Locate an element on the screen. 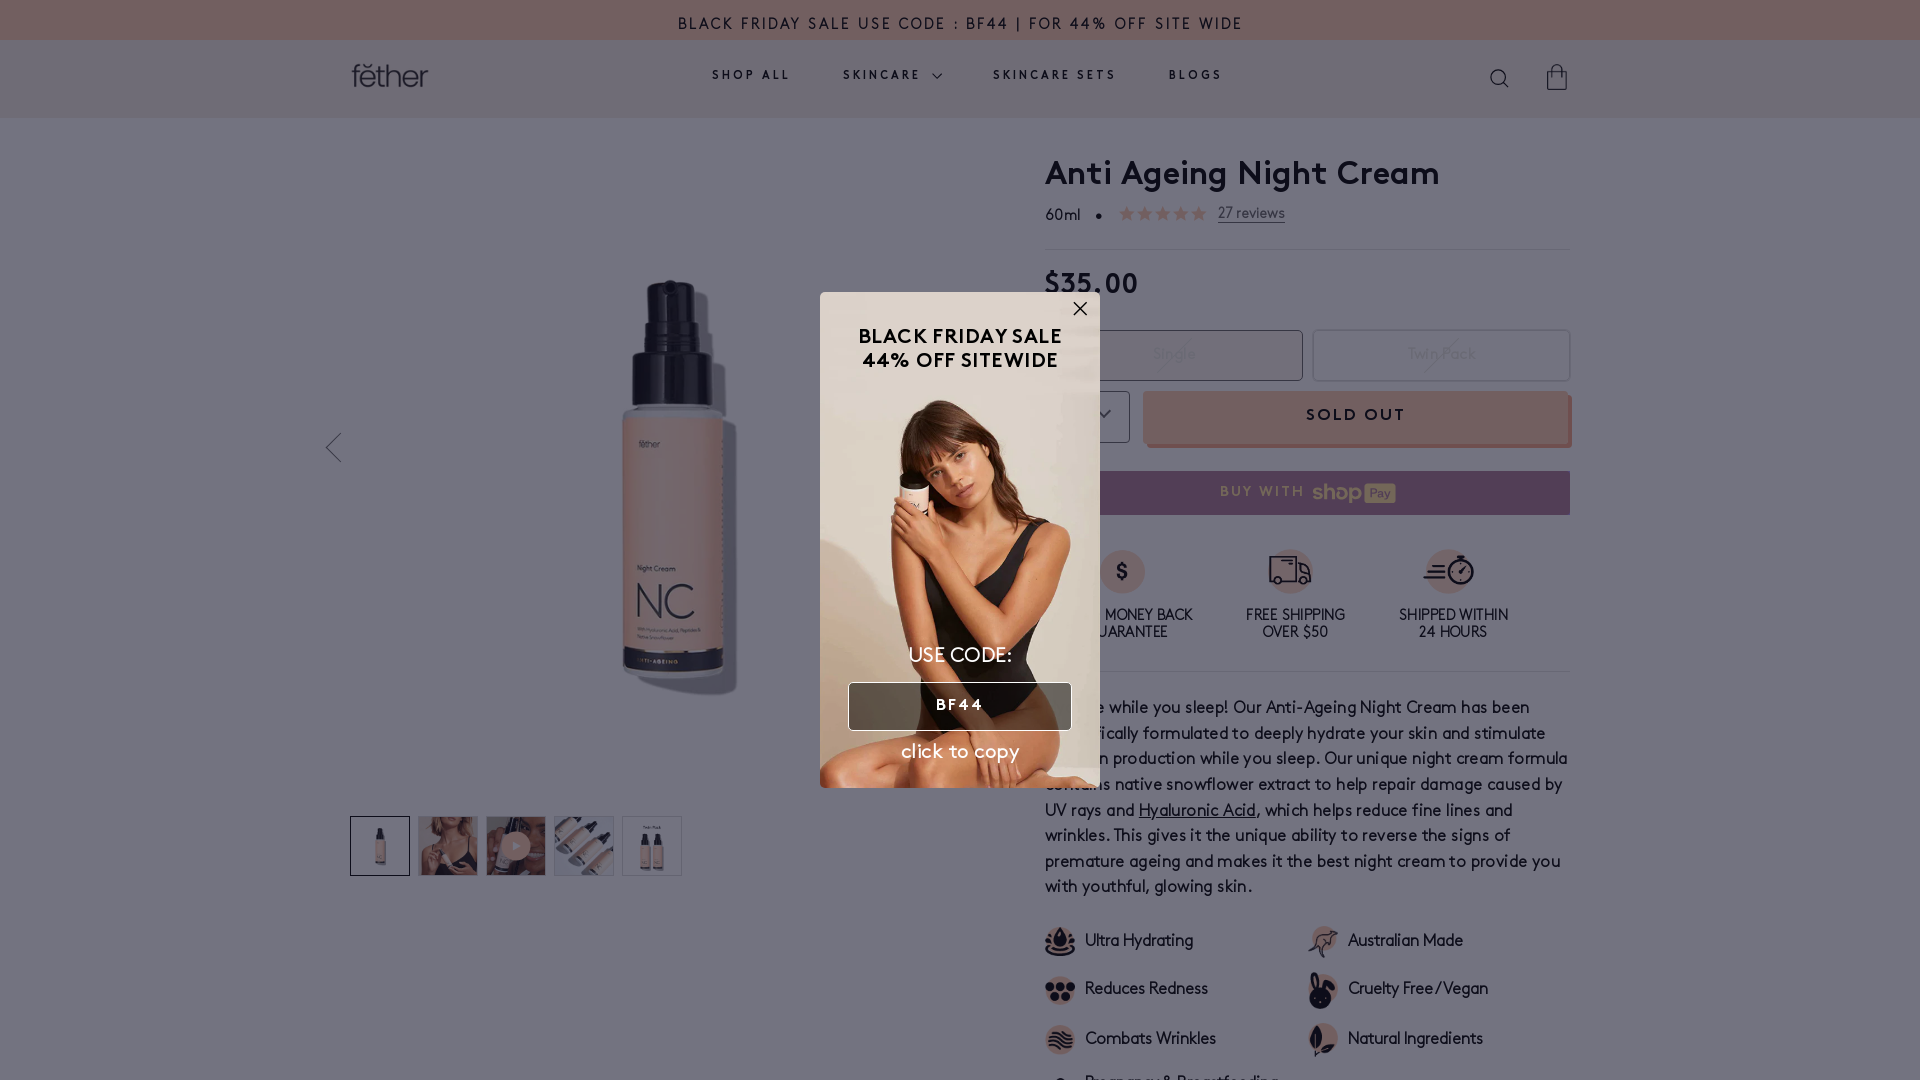  'Skip to content' is located at coordinates (0, 0).